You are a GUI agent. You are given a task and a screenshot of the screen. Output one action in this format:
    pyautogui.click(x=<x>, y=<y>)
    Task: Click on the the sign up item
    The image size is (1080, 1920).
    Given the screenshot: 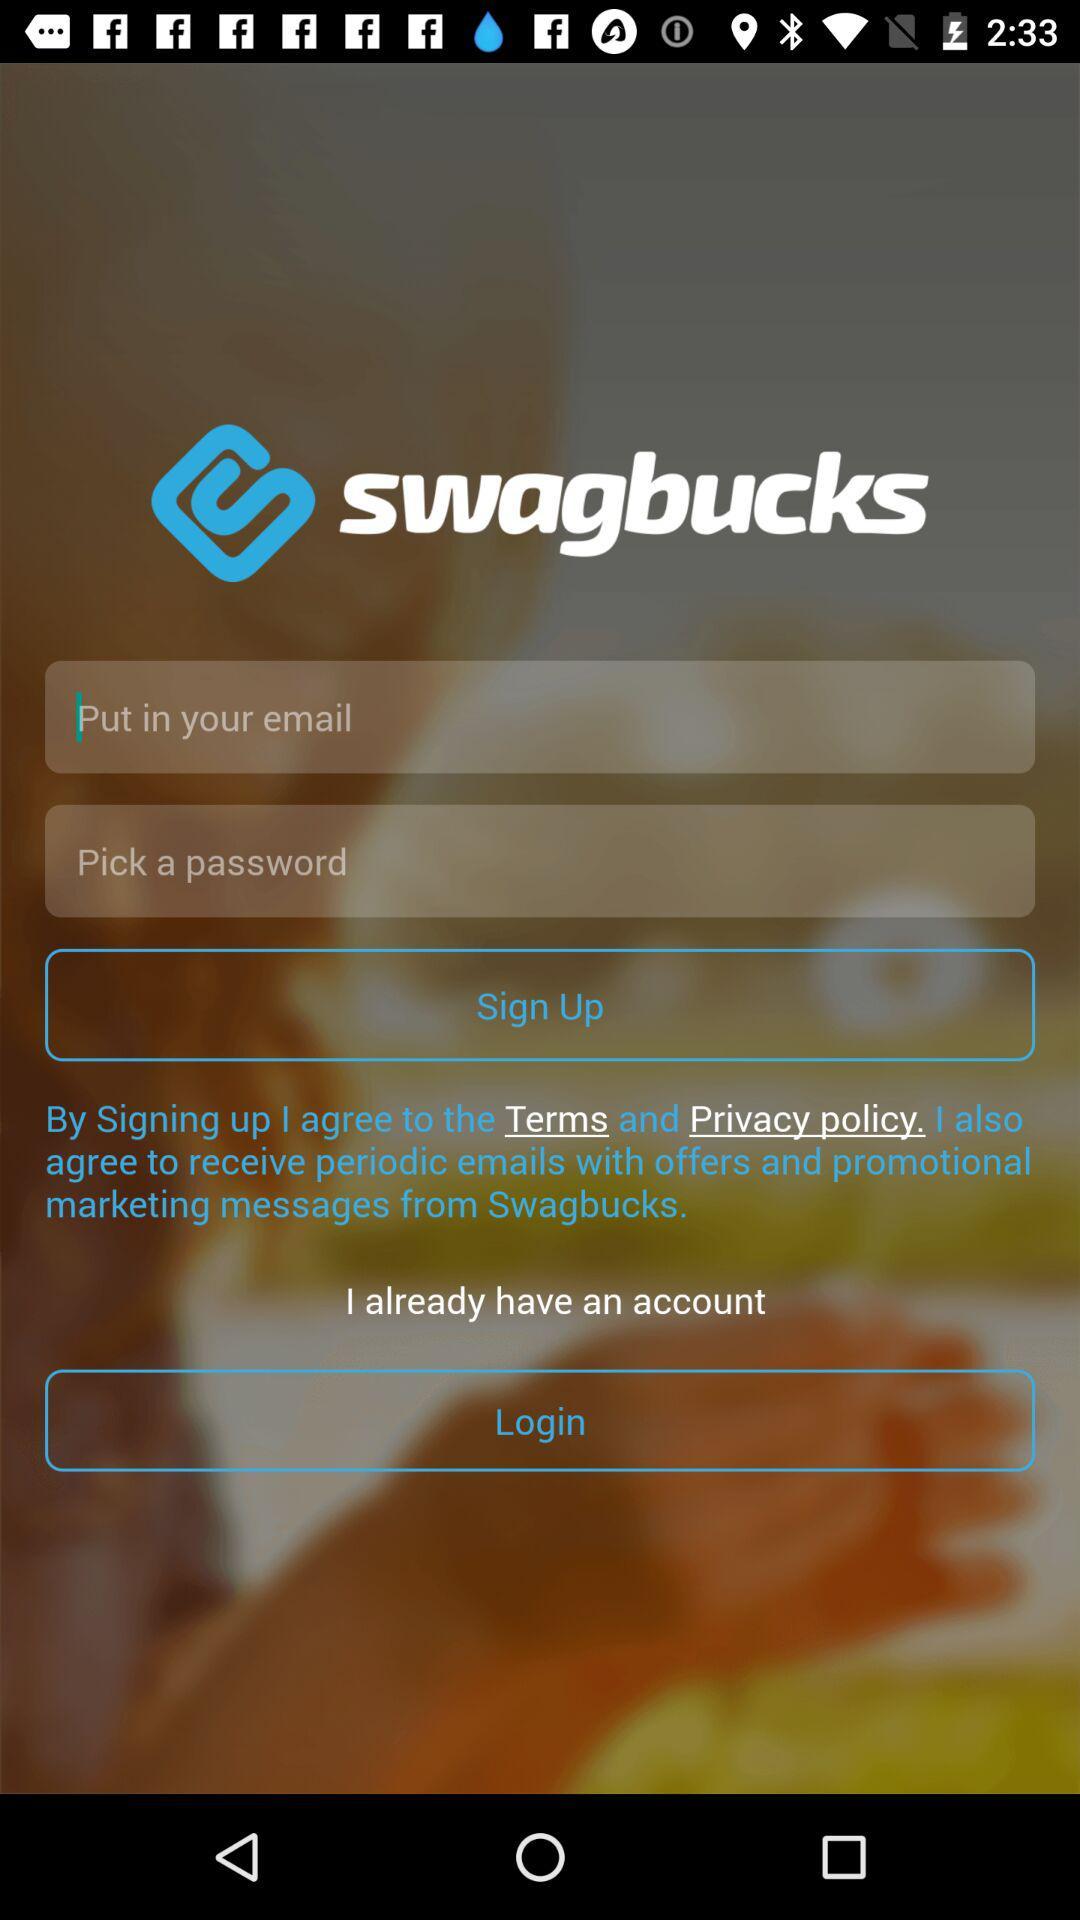 What is the action you would take?
    pyautogui.click(x=540, y=1004)
    